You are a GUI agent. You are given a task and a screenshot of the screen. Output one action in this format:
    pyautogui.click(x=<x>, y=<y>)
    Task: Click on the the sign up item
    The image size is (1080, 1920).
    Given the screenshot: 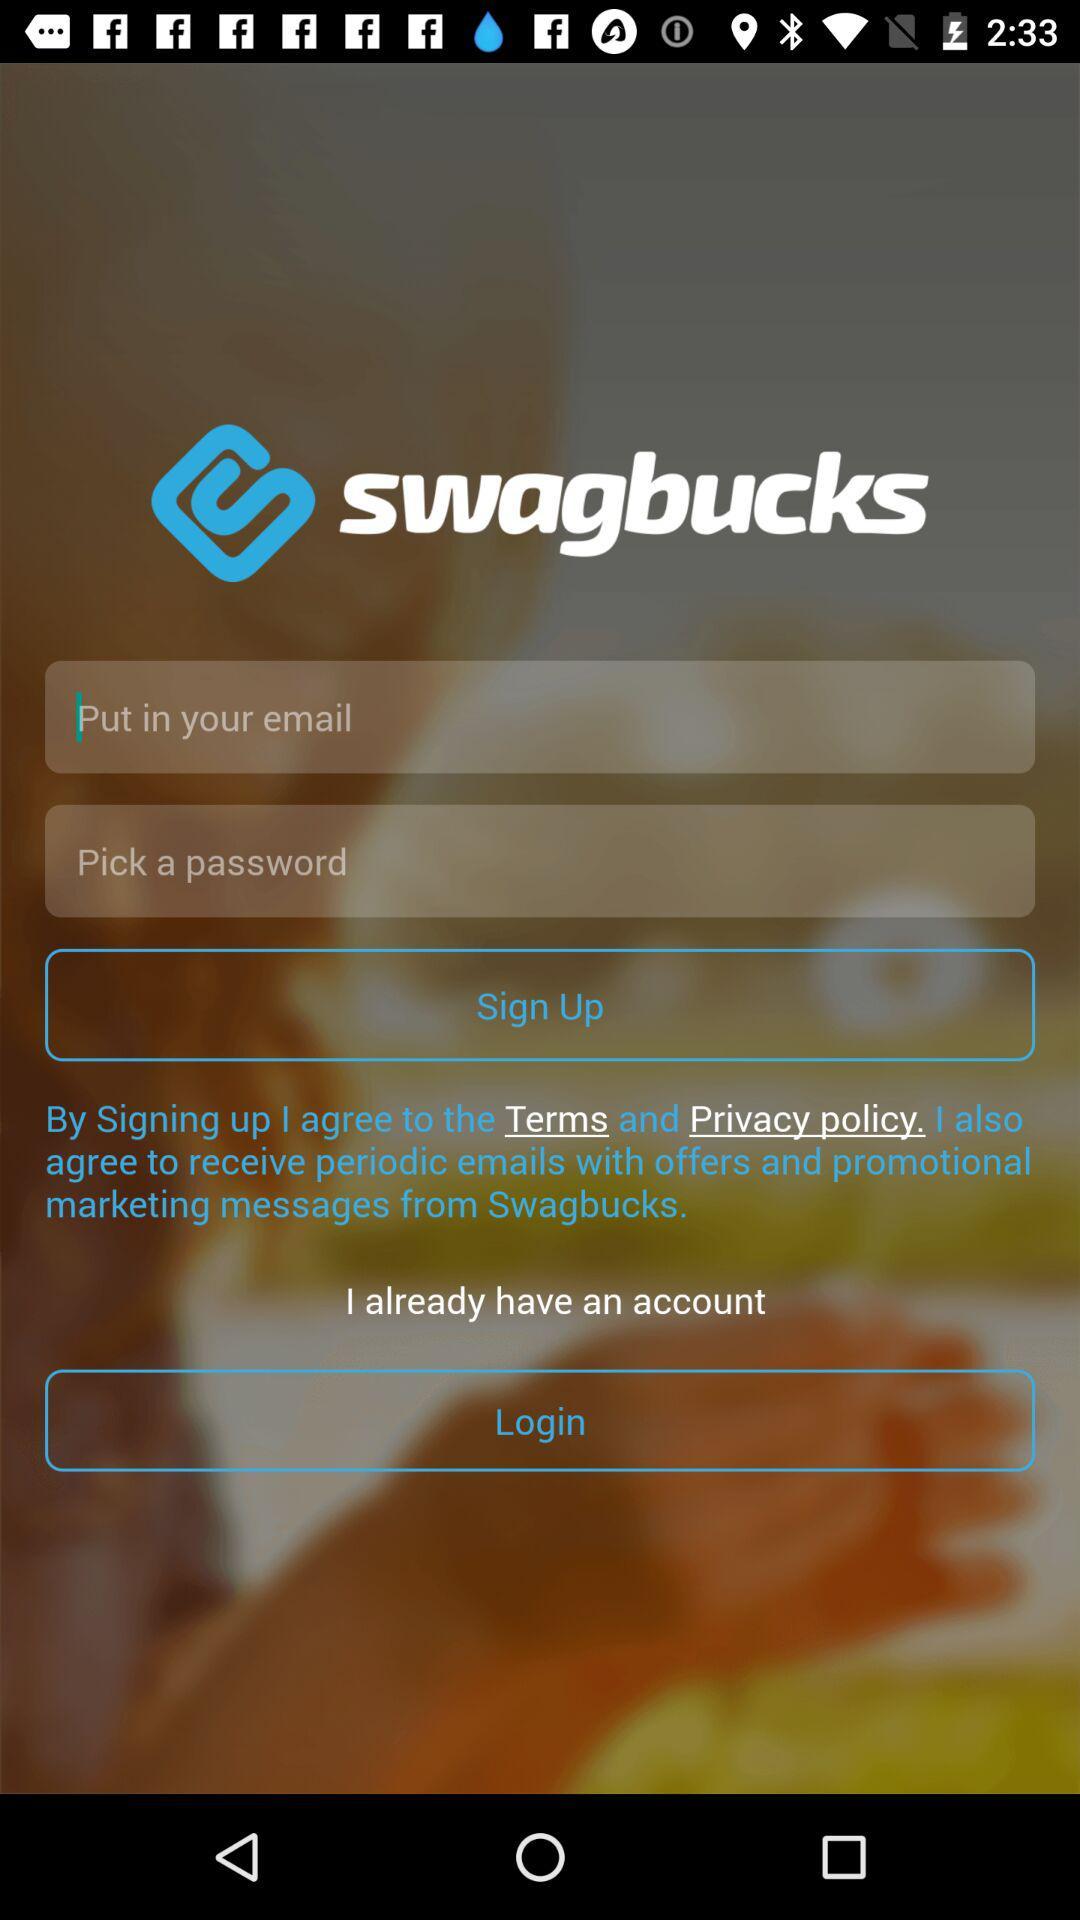 What is the action you would take?
    pyautogui.click(x=540, y=1004)
    